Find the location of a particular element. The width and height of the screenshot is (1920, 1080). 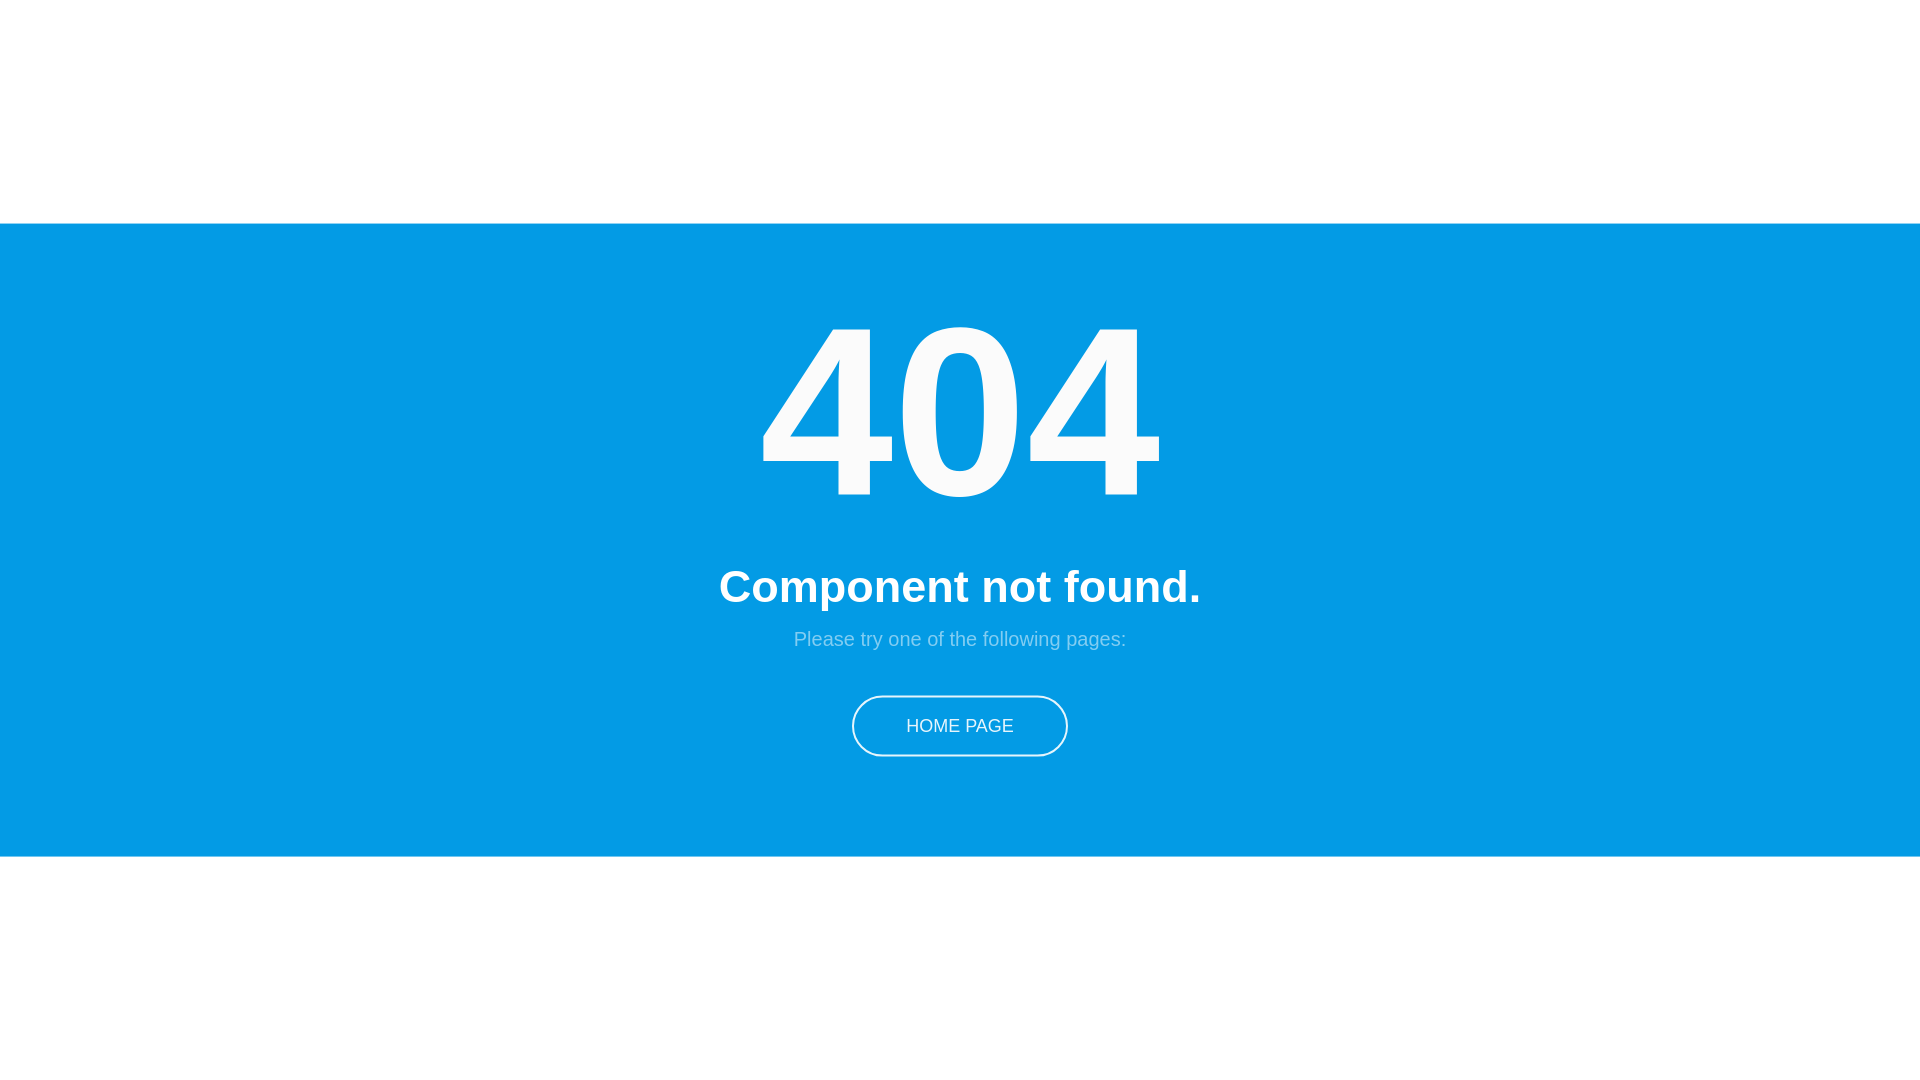

'HOME PAGE' is located at coordinates (960, 725).